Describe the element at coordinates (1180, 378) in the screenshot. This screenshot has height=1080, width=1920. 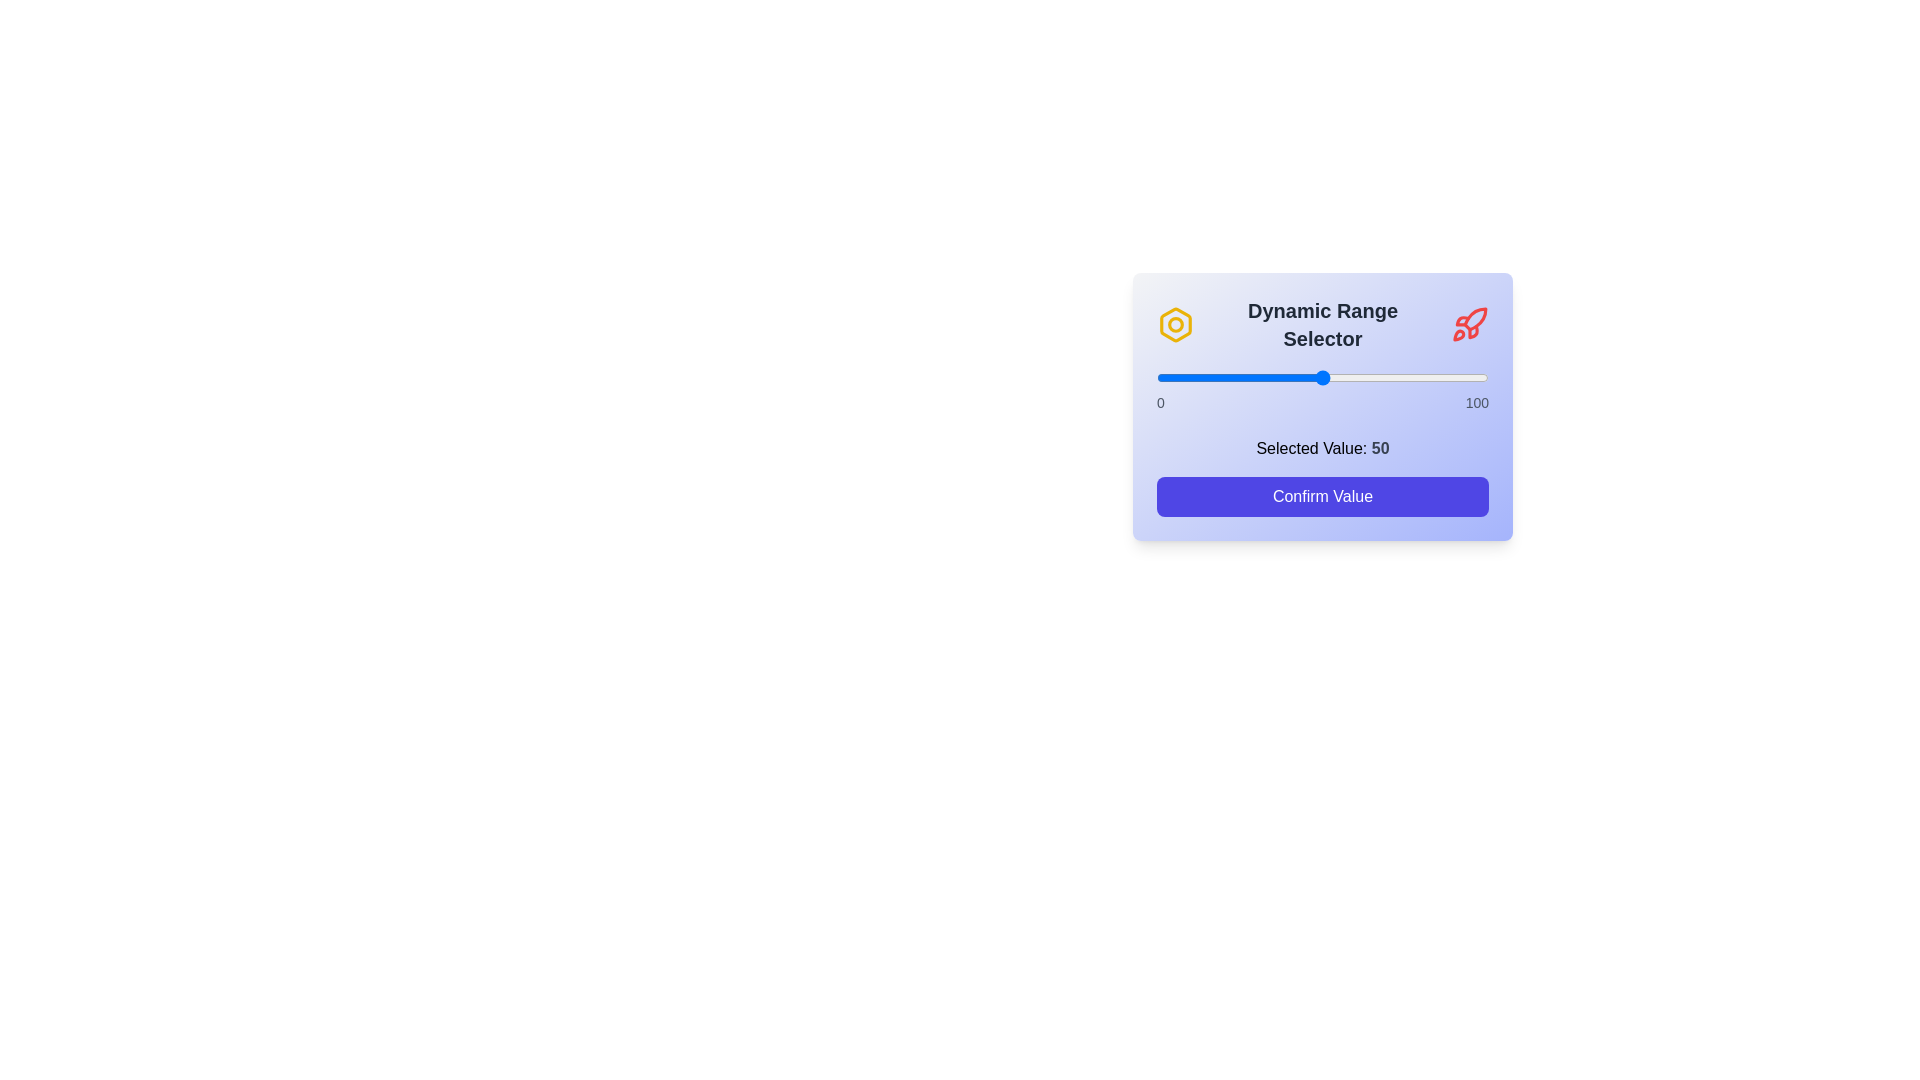
I see `the slider to set its value to 7` at that location.